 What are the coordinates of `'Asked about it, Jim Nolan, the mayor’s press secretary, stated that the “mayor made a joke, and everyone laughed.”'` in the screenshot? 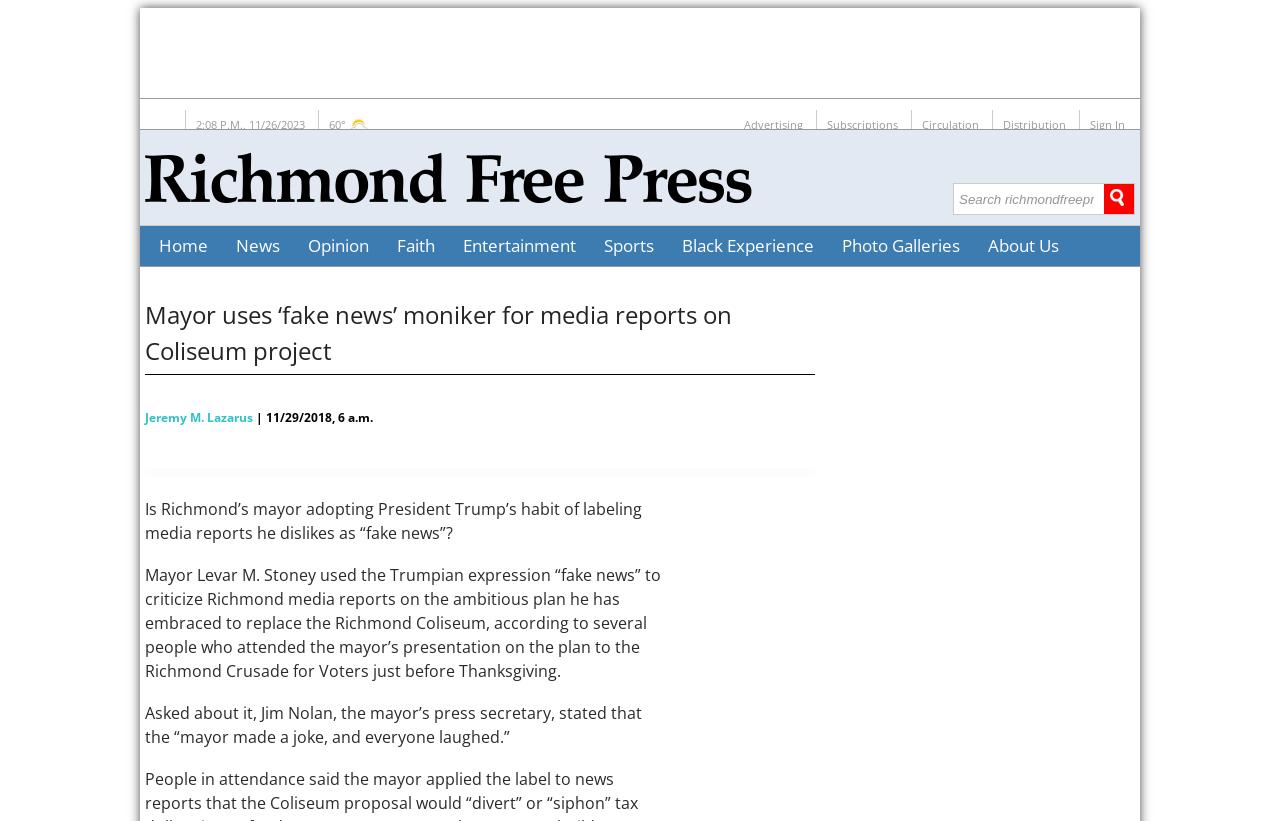 It's located at (393, 724).